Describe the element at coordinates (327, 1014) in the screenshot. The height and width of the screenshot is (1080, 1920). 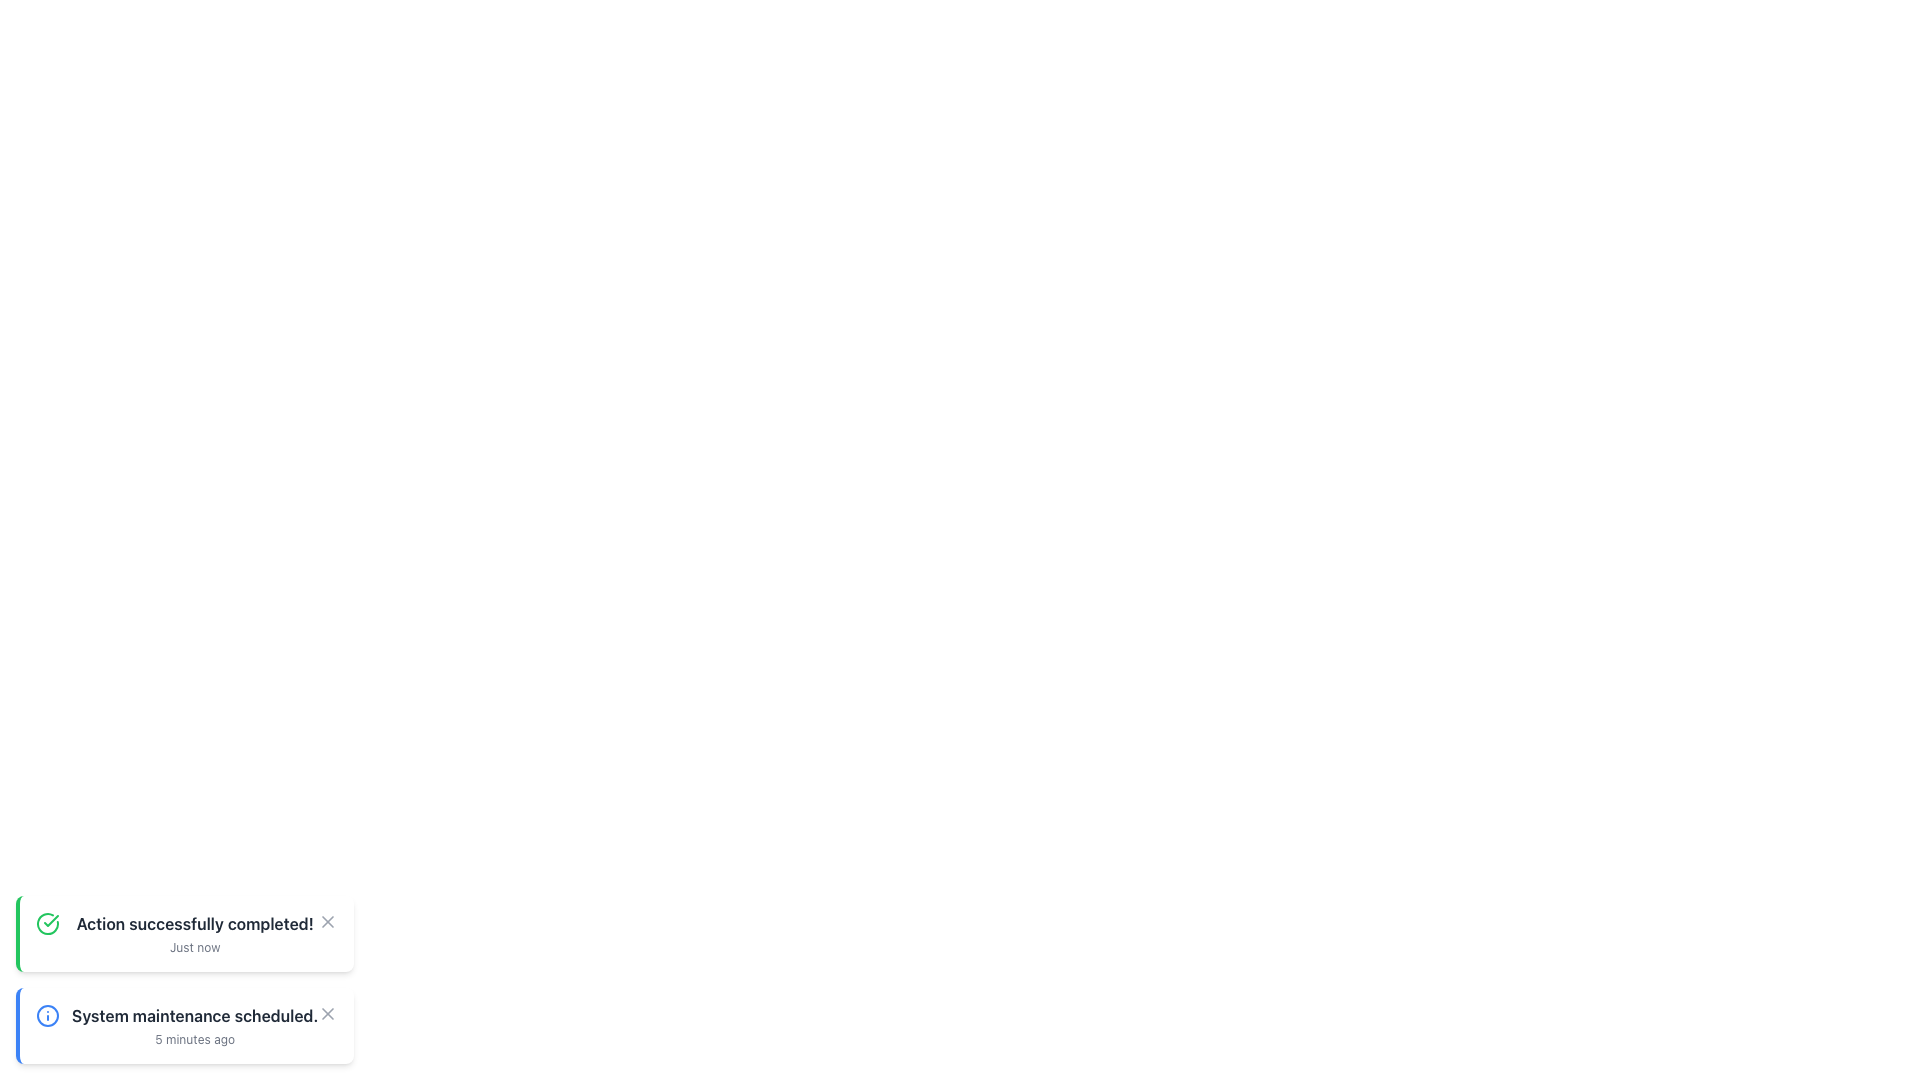
I see `the close button located in the top-right corner of the notification card containing the message 'System maintenance scheduled.'` at that location.